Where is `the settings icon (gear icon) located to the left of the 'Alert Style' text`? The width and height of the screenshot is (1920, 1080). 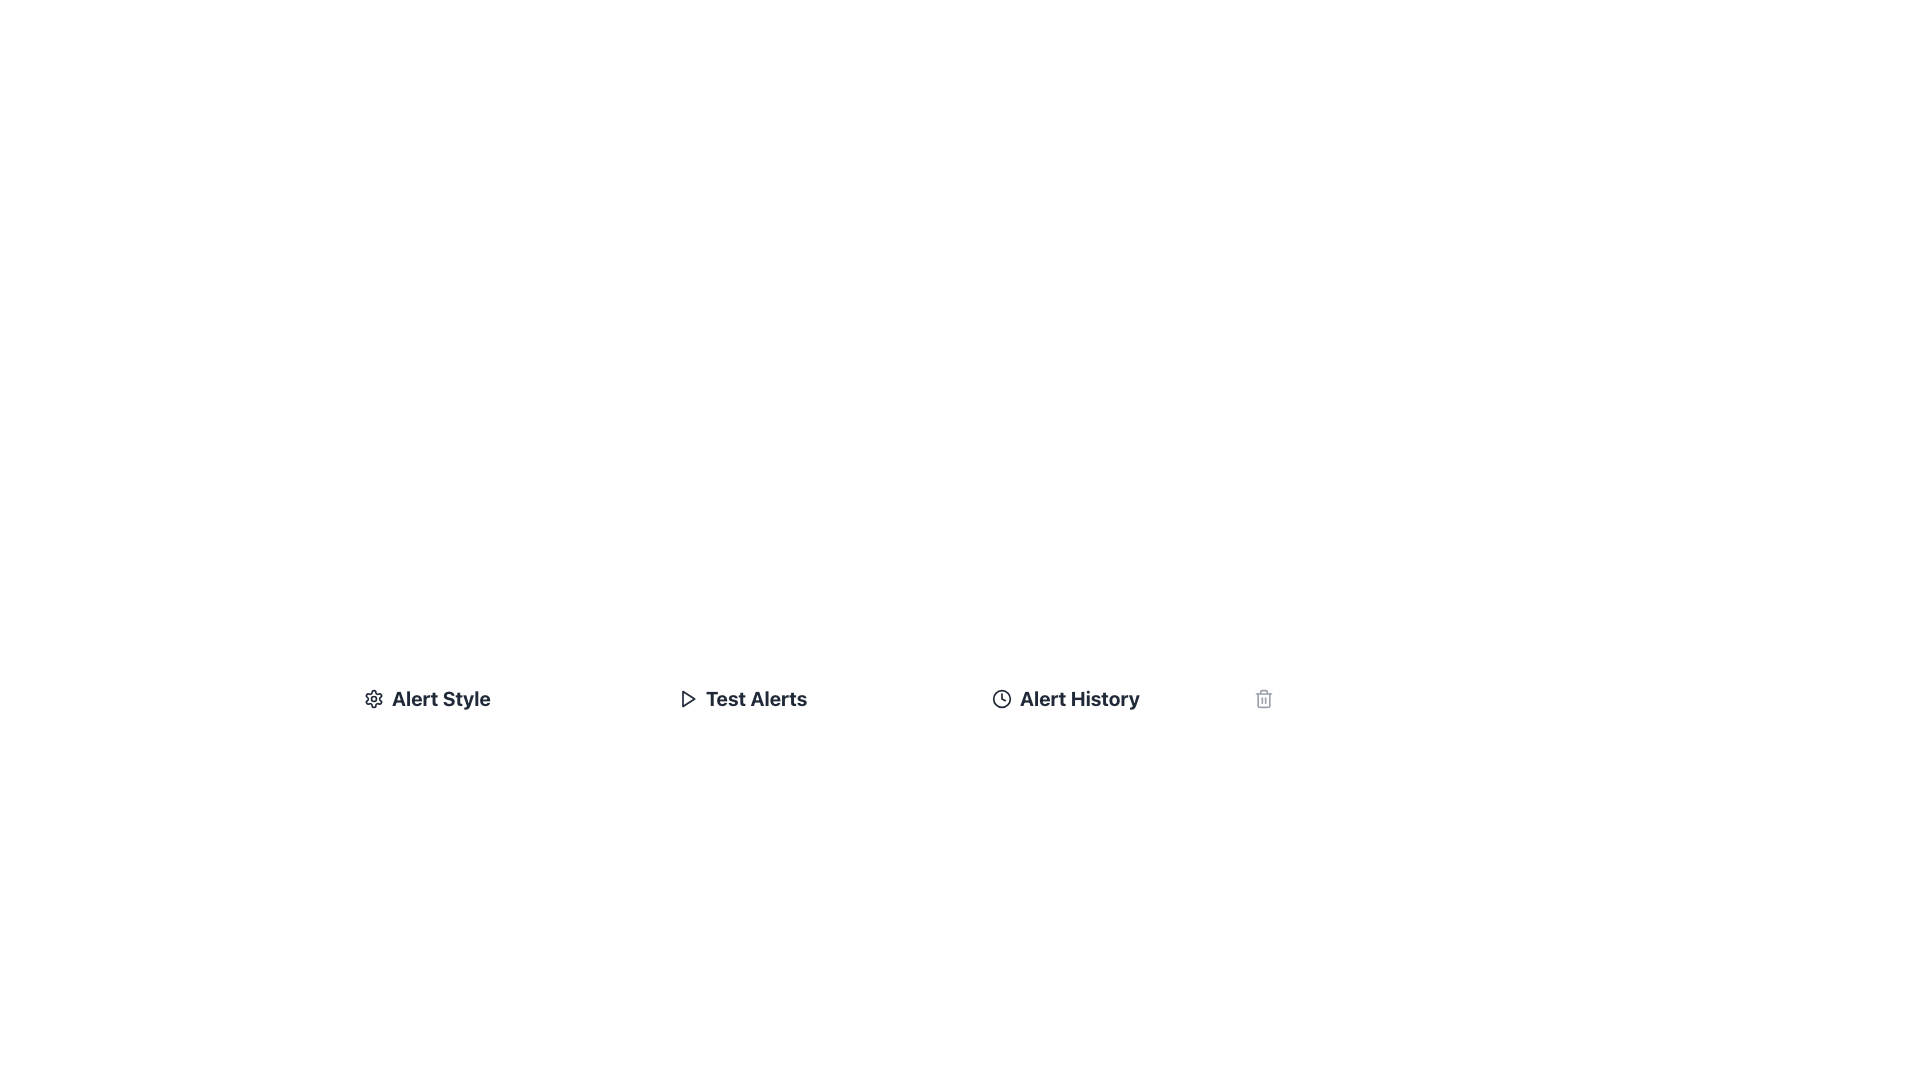
the settings icon (gear icon) located to the left of the 'Alert Style' text is located at coordinates (374, 697).